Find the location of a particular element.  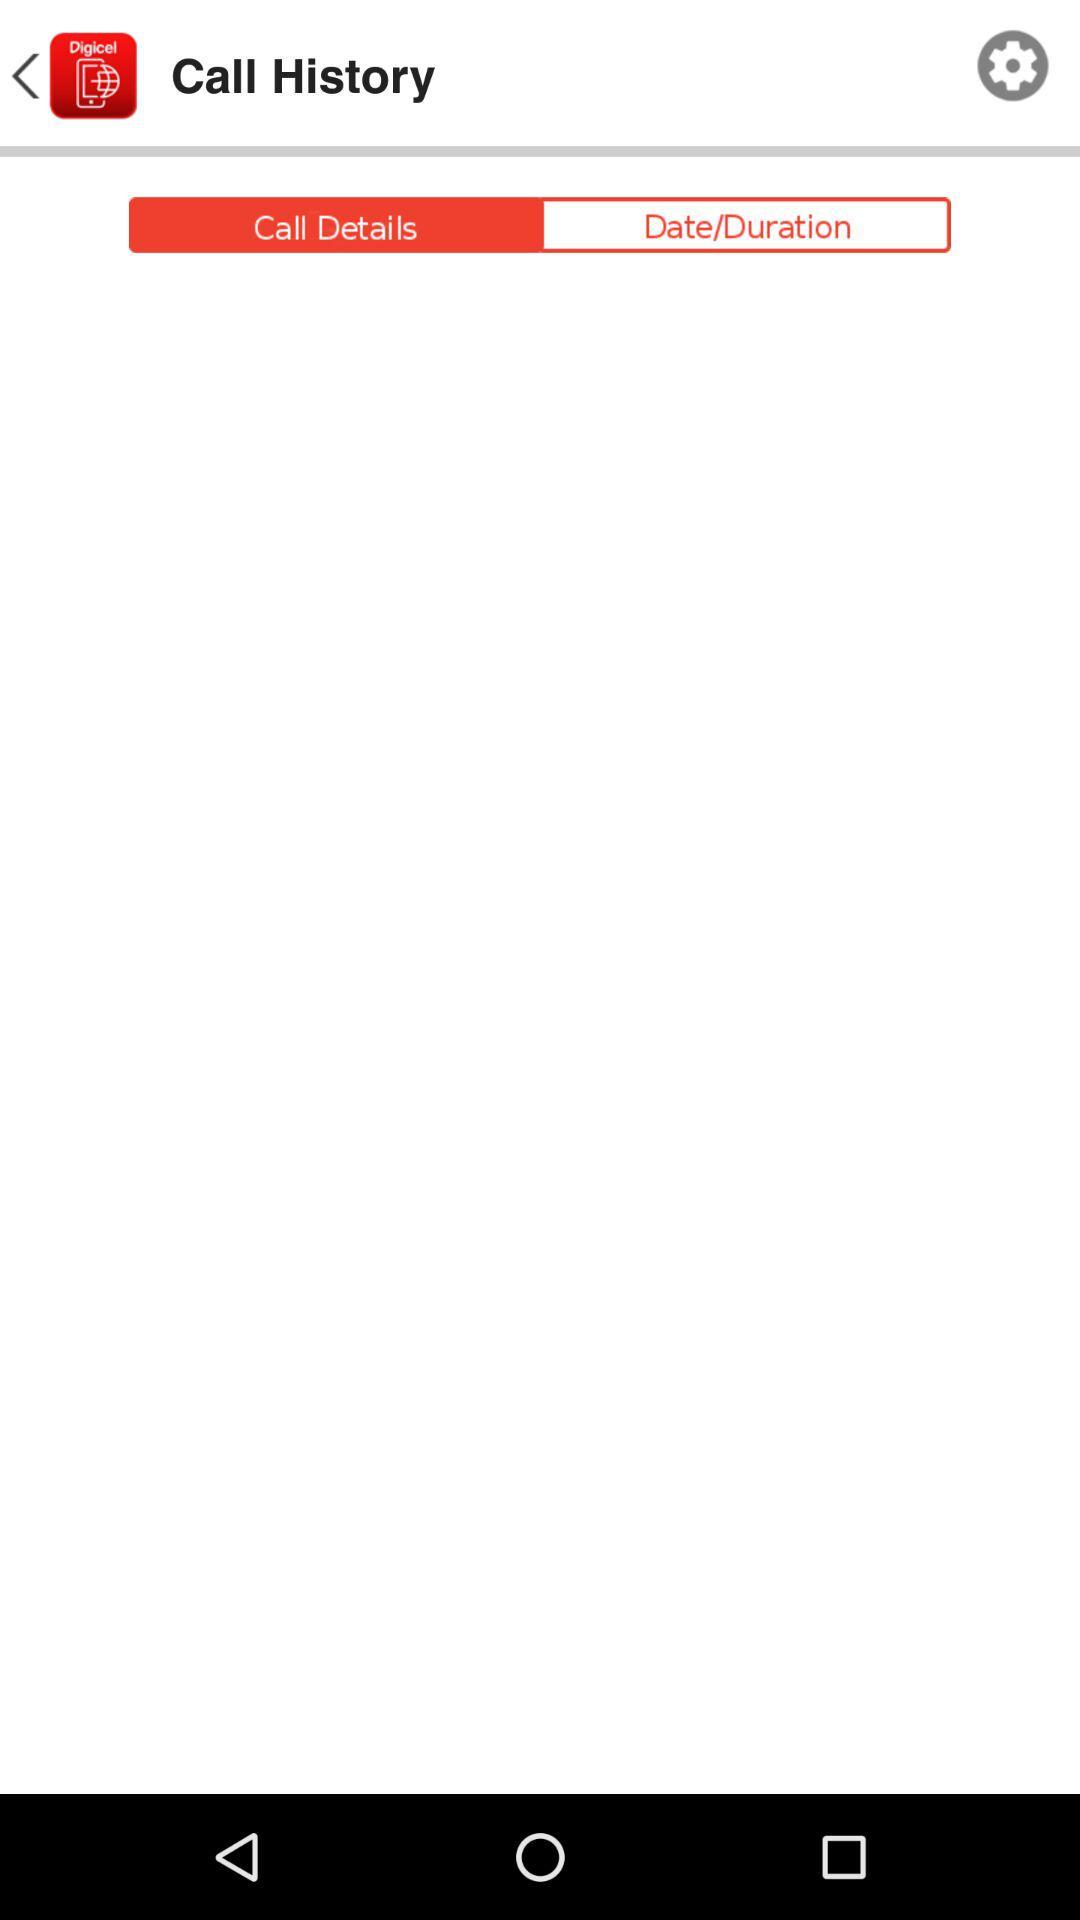

icon next to the call history item is located at coordinates (71, 76).